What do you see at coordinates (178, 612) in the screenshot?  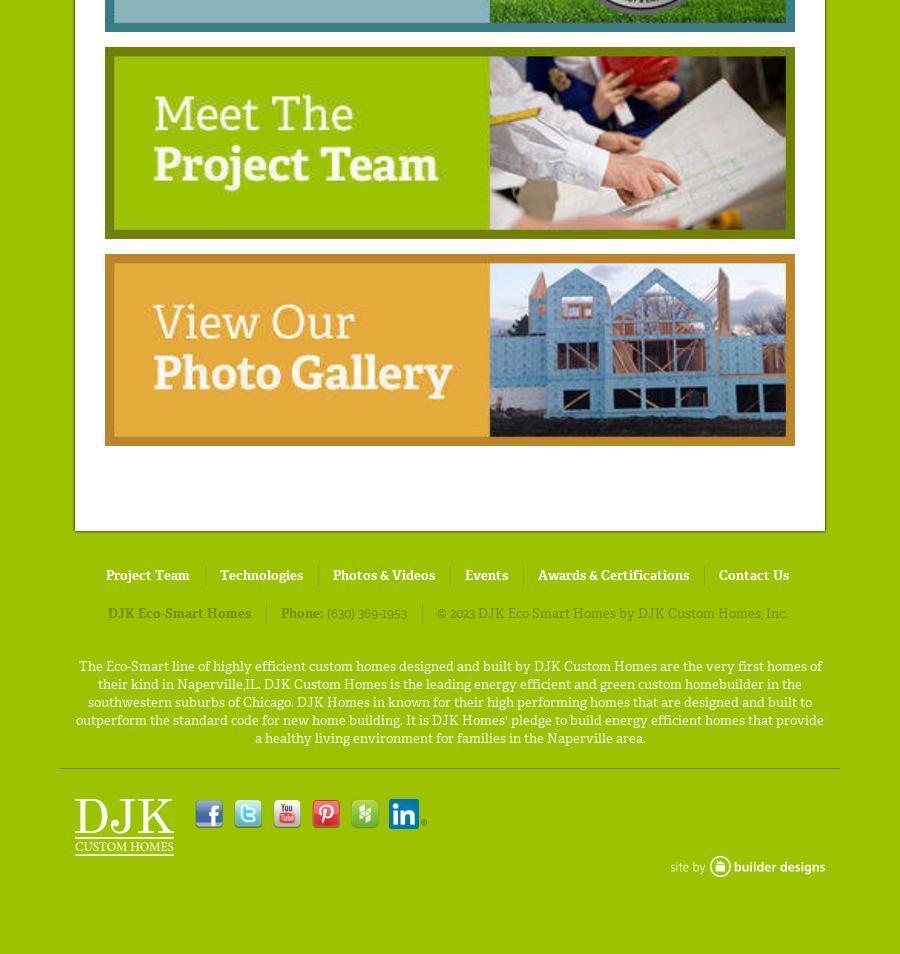 I see `'DJK Eco-Smart Homes'` at bounding box center [178, 612].